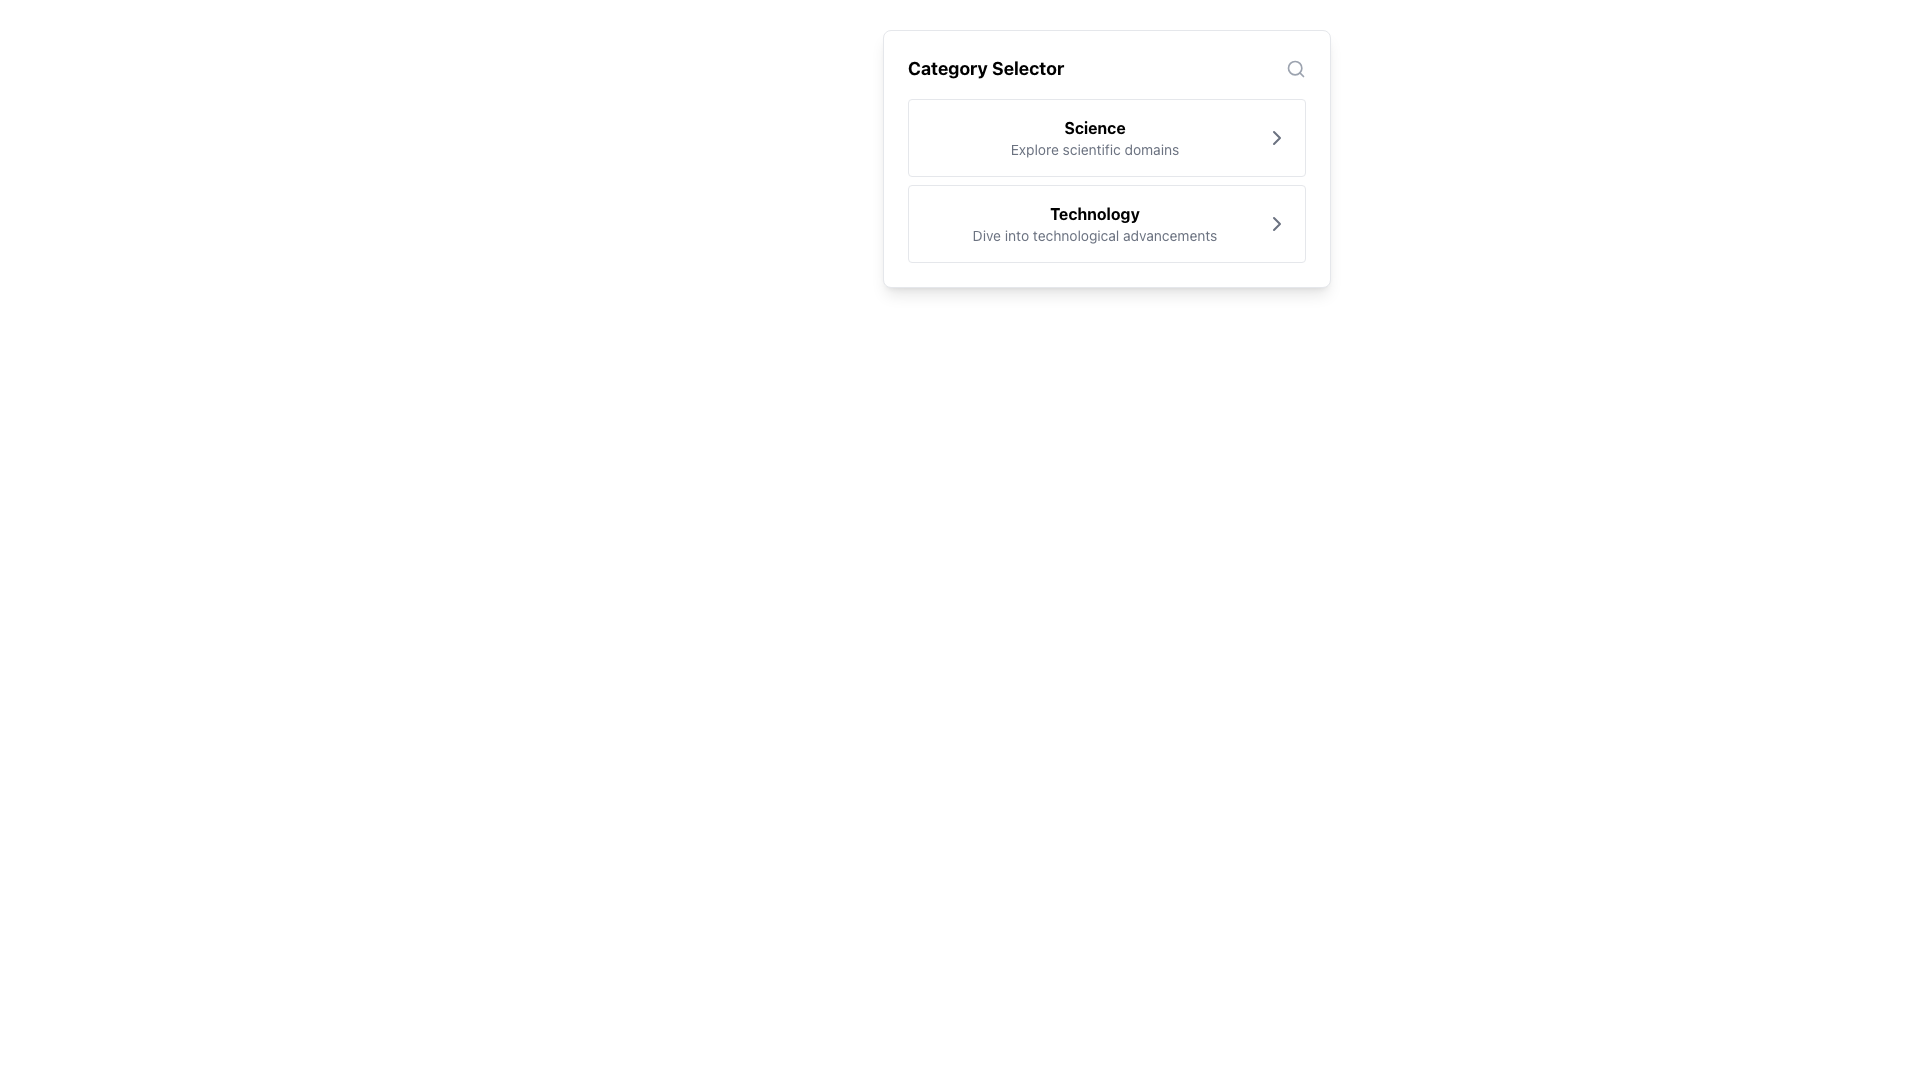 Image resolution: width=1920 pixels, height=1080 pixels. What do you see at coordinates (1093, 234) in the screenshot?
I see `the static text element located beneath the main heading 'Technology', which provides additional context on the topic of 'Technology'` at bounding box center [1093, 234].